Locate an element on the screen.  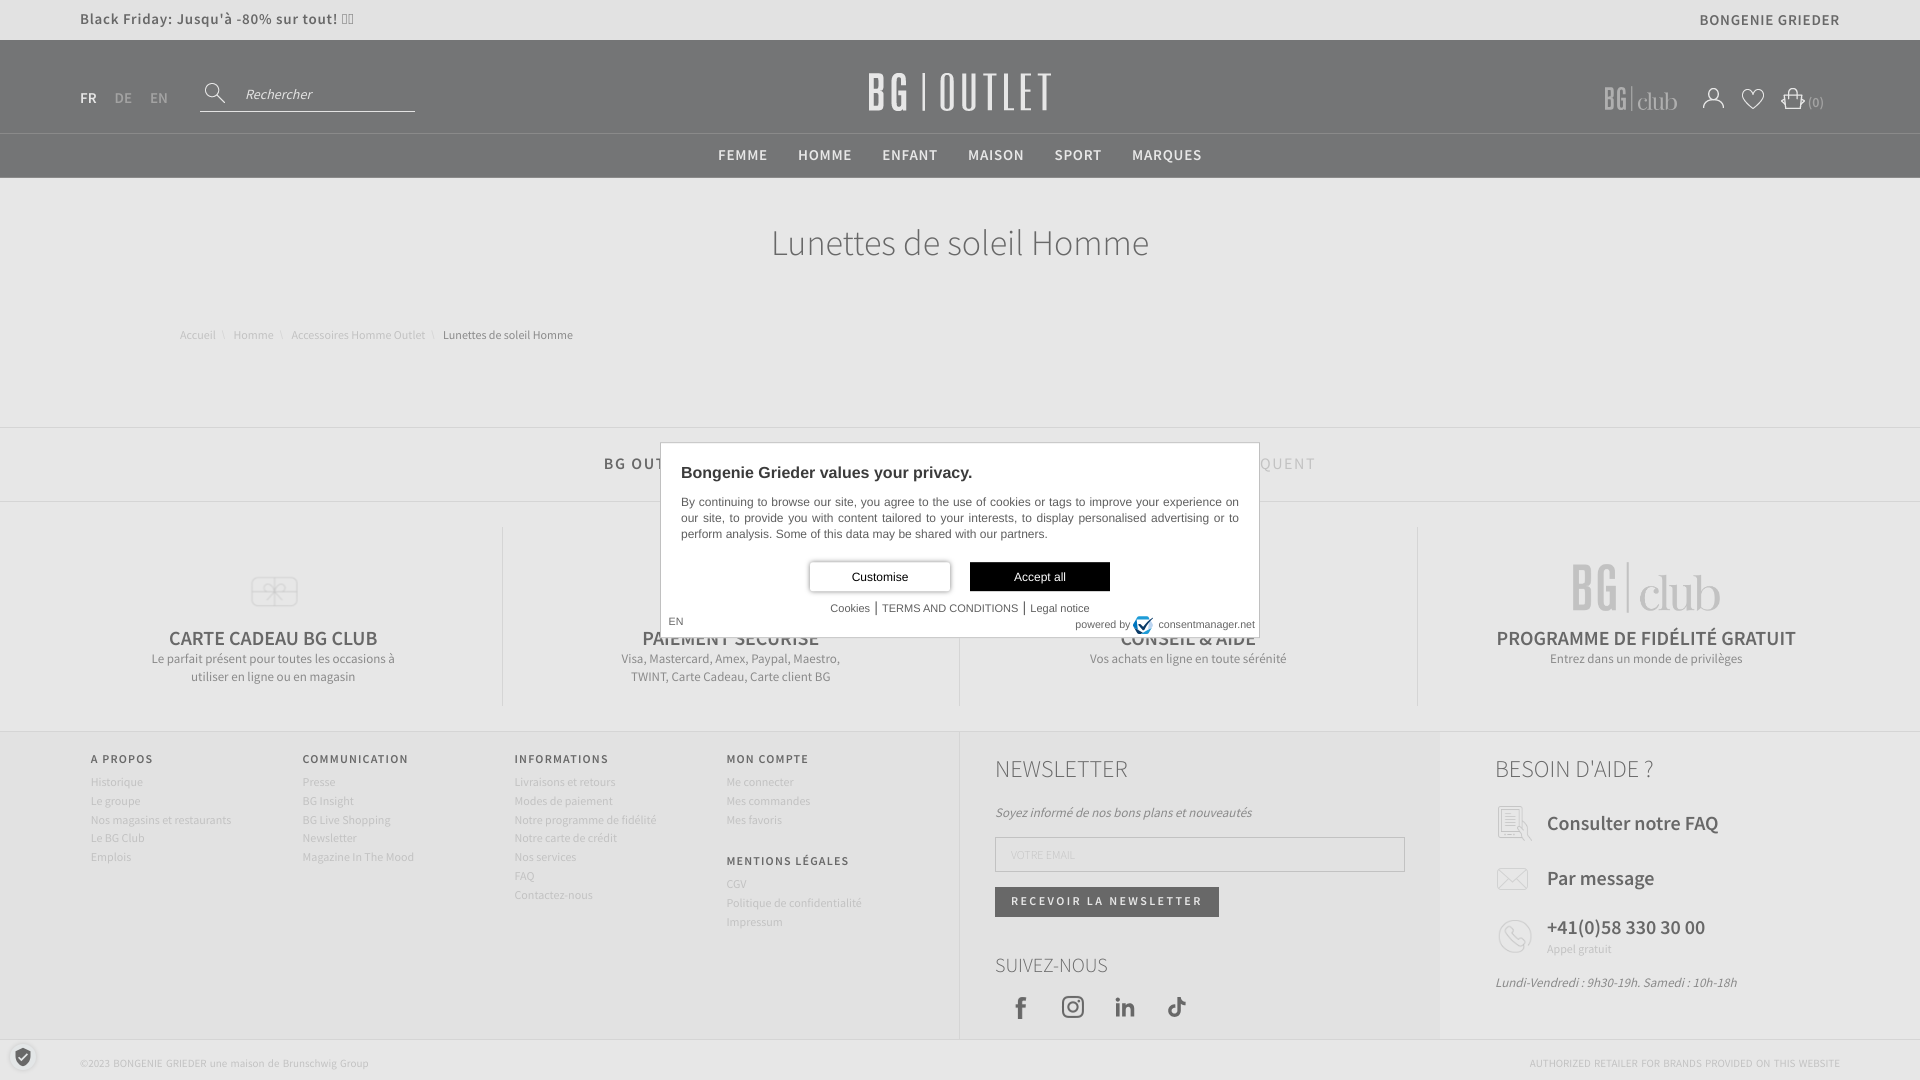
'Rechercher' is located at coordinates (217, 93).